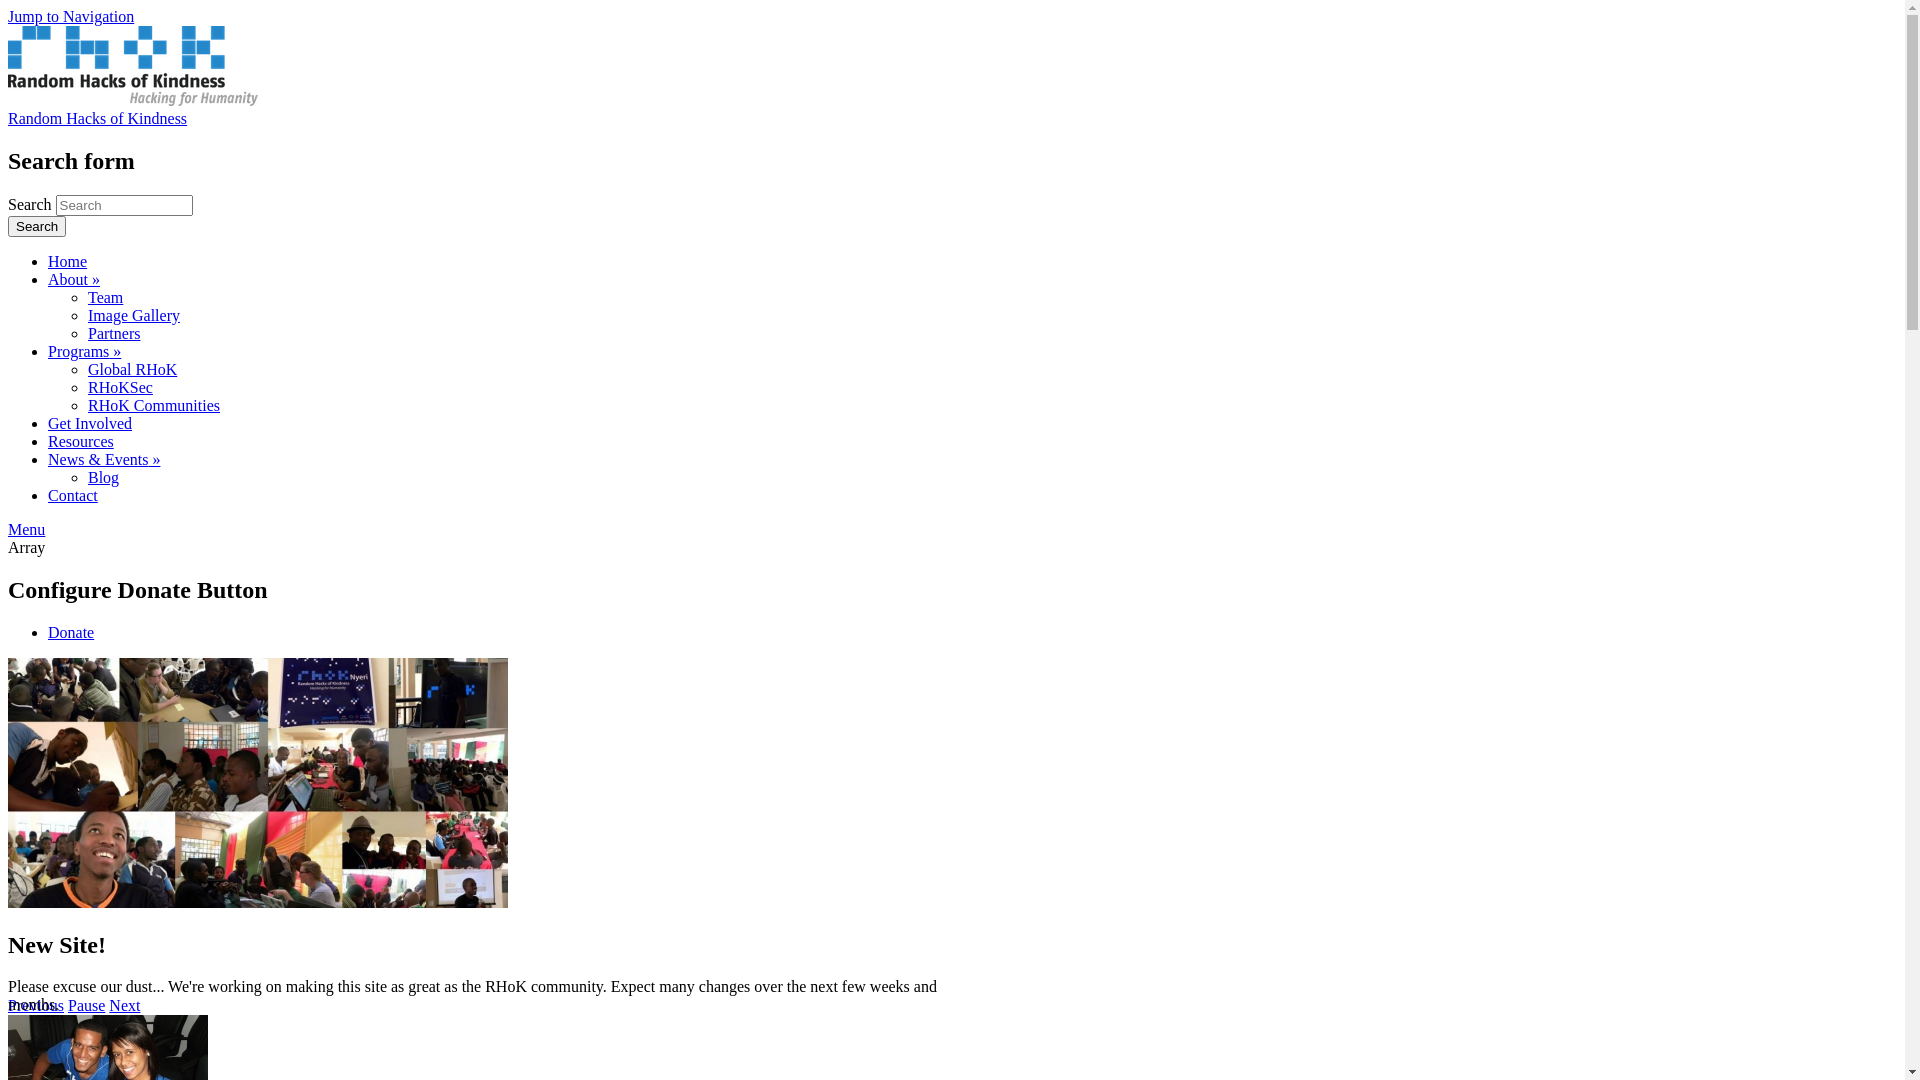 The width and height of the screenshot is (1920, 1080). Describe the element at coordinates (123, 1005) in the screenshot. I see `'Next'` at that location.